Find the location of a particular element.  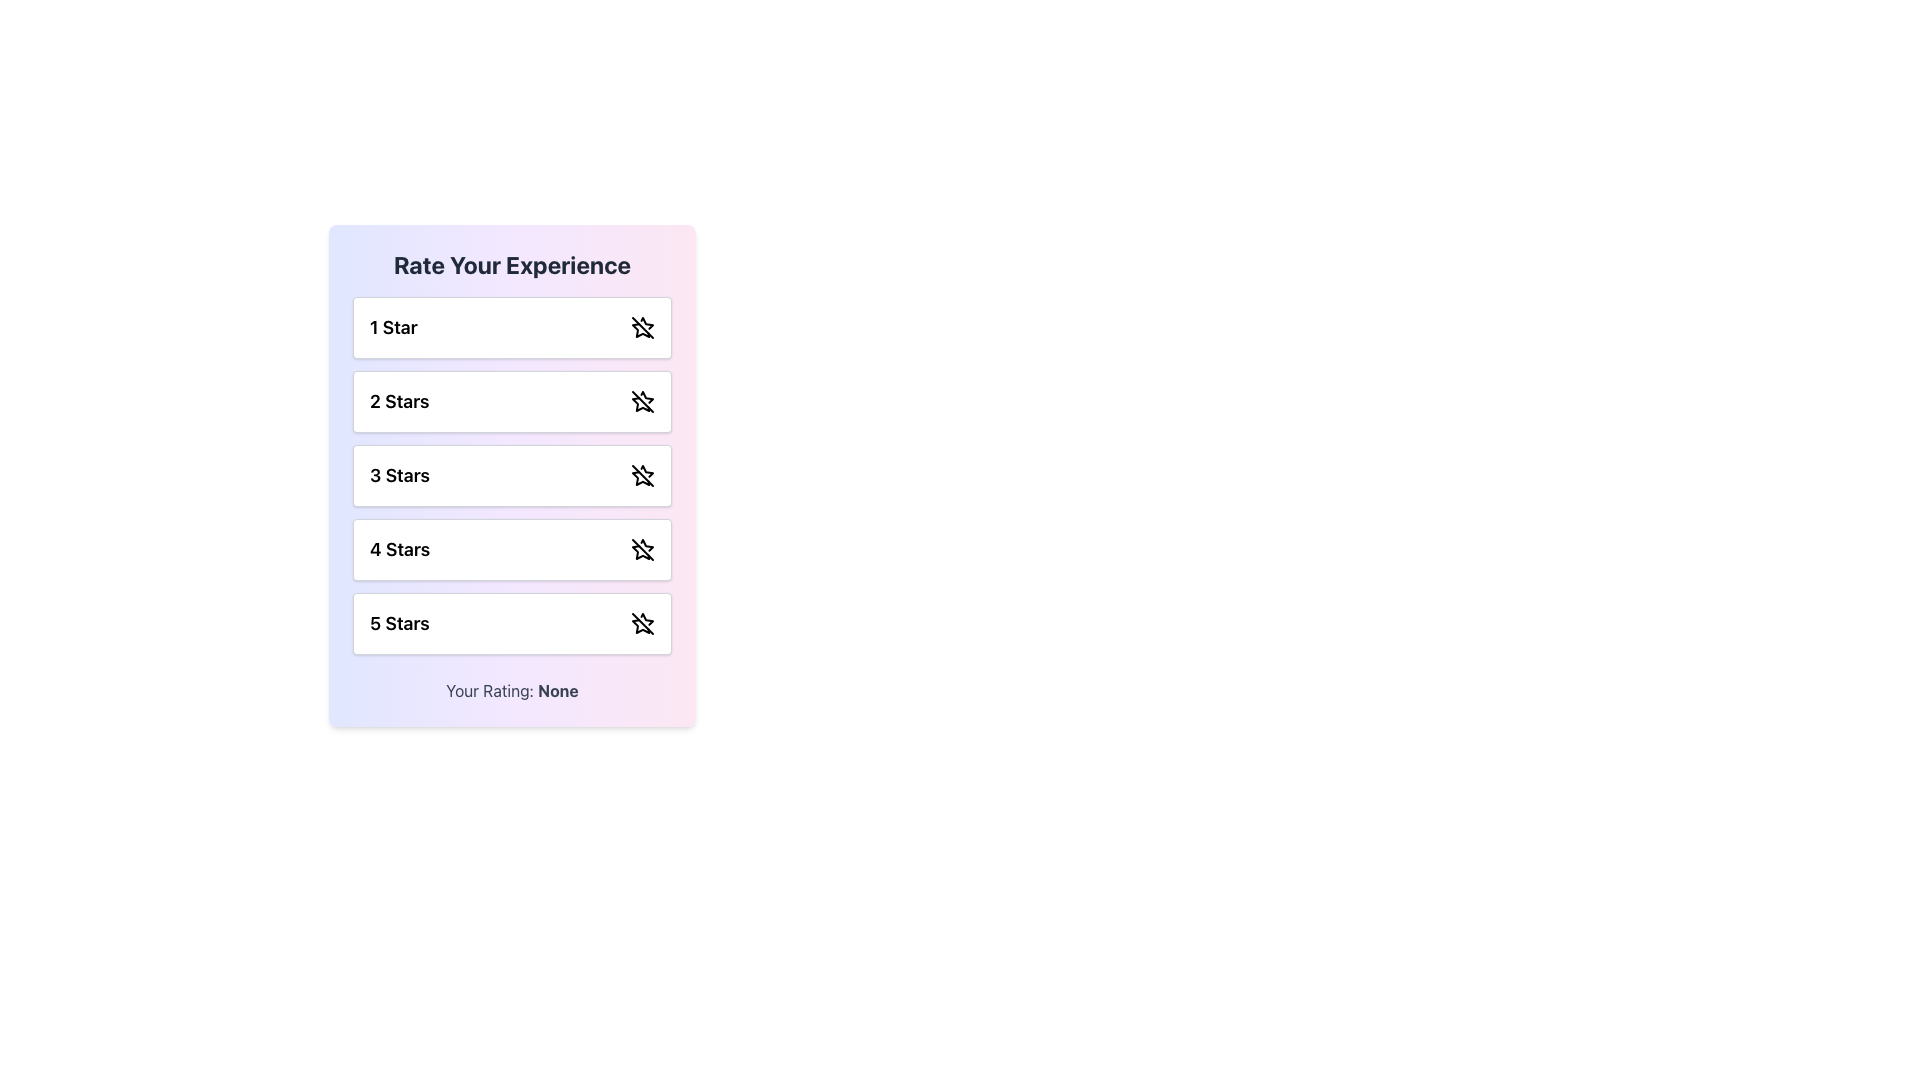

the '1 Star' rating icon, which is the first star in a vertical list of five rating options is located at coordinates (641, 329).